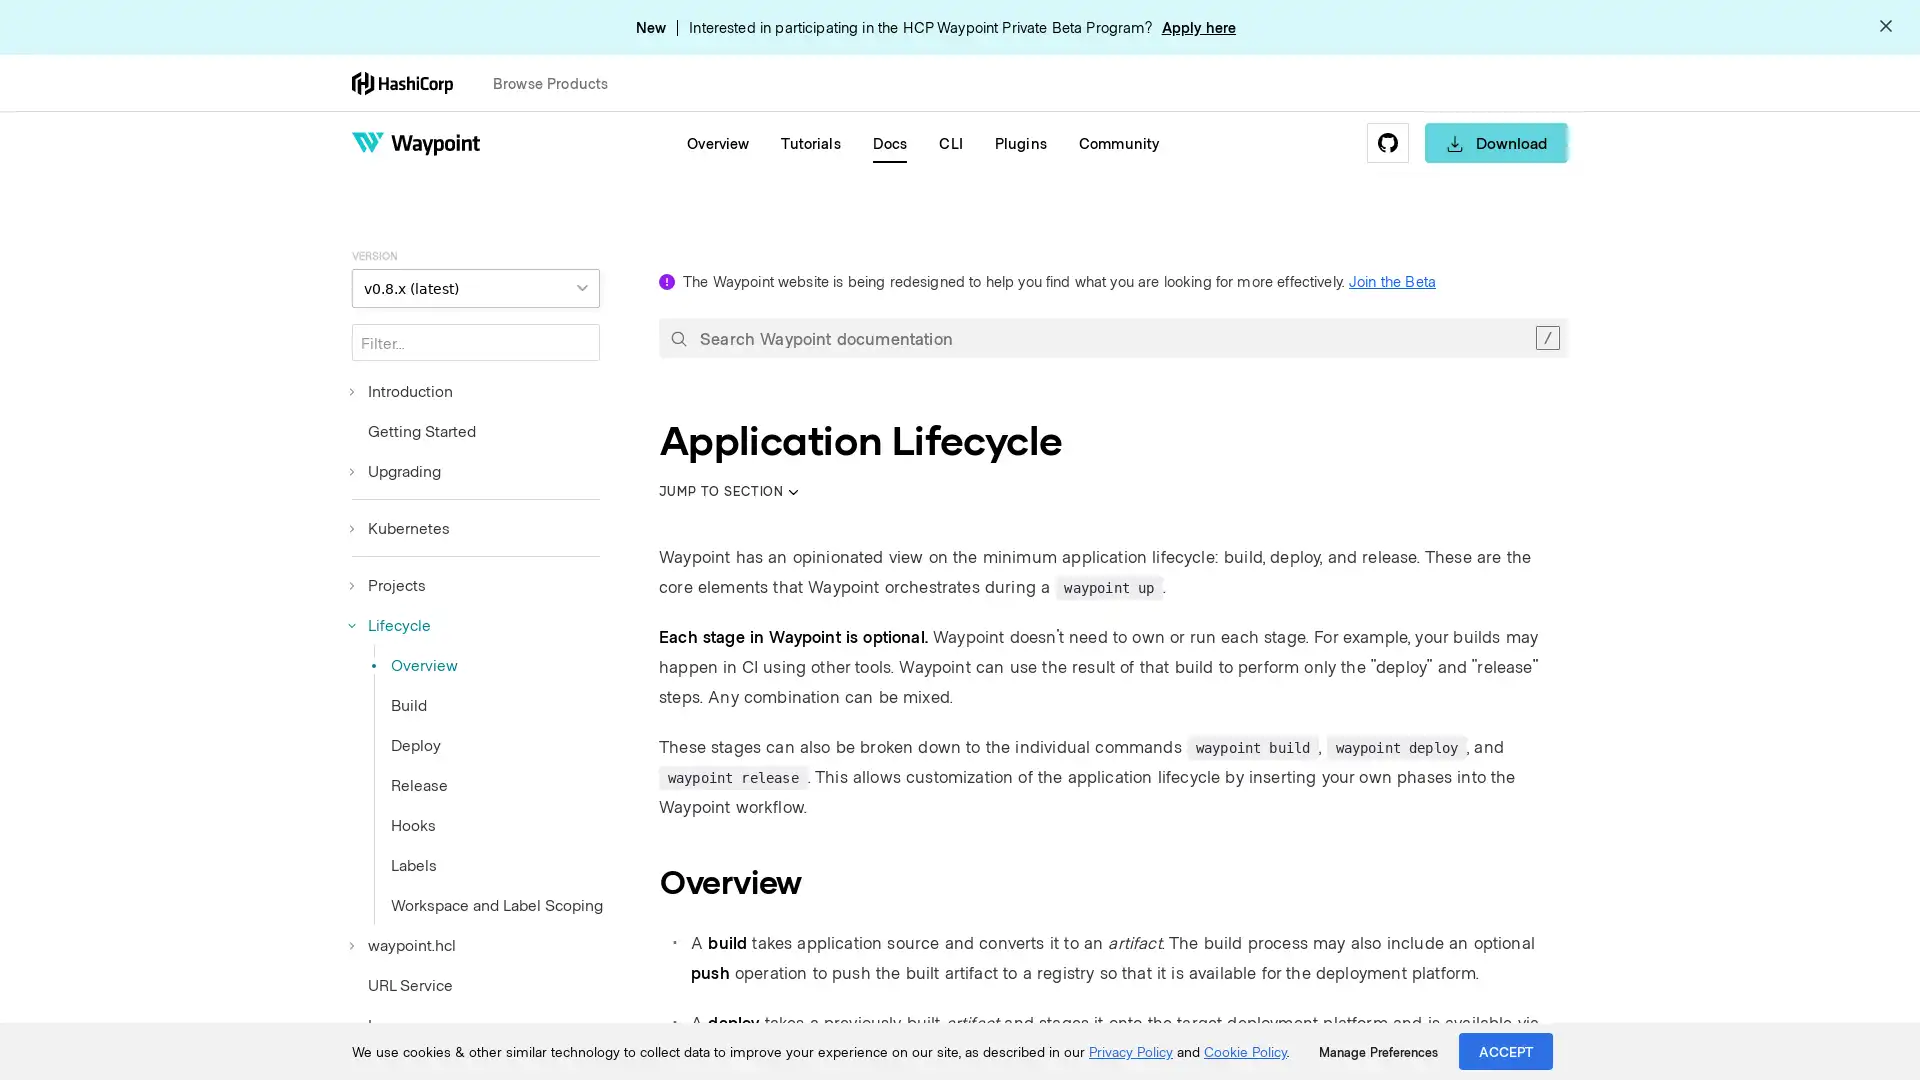 The image size is (1920, 1080). What do you see at coordinates (1391, 281) in the screenshot?
I see `Join the Beta` at bounding box center [1391, 281].